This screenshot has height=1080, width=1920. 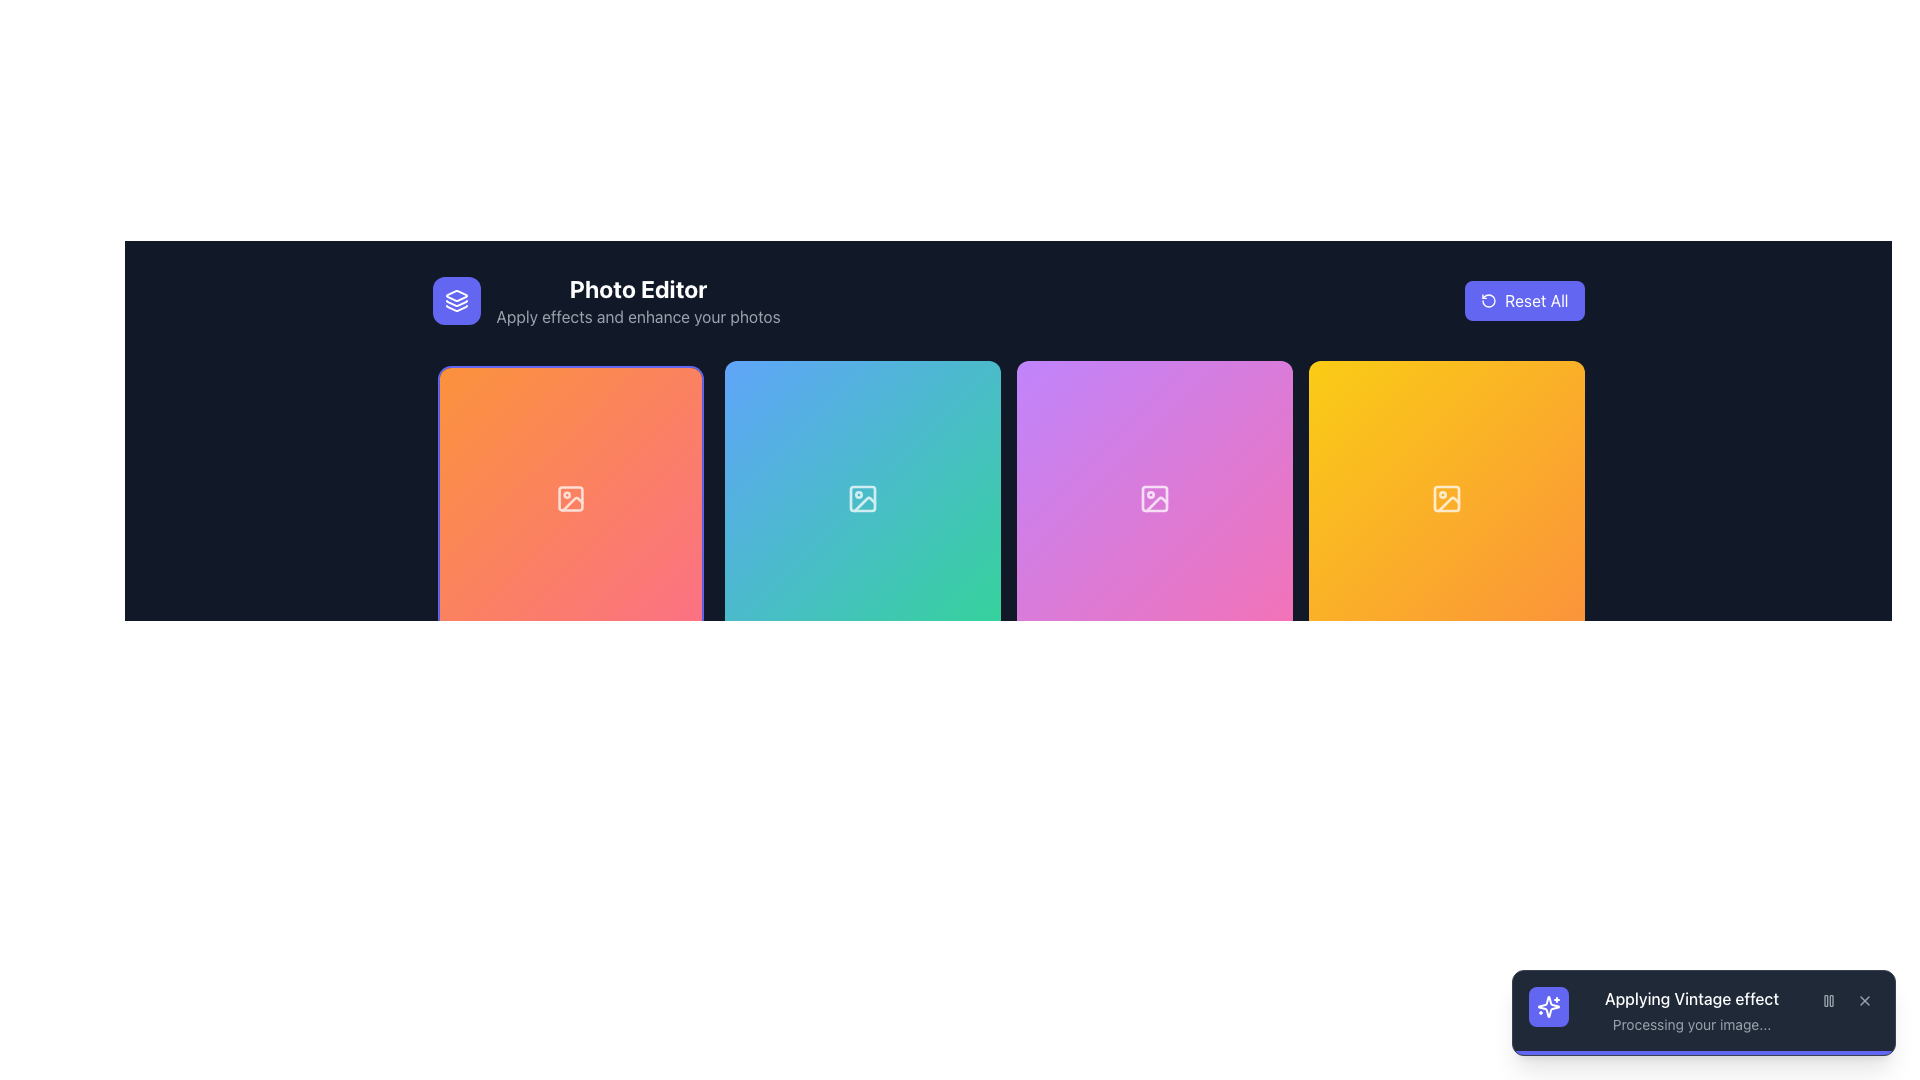 I want to click on the vintage effect icon located within a blue rounded rectangle at the bottom right corner of the interface, so click(x=1548, y=1006).